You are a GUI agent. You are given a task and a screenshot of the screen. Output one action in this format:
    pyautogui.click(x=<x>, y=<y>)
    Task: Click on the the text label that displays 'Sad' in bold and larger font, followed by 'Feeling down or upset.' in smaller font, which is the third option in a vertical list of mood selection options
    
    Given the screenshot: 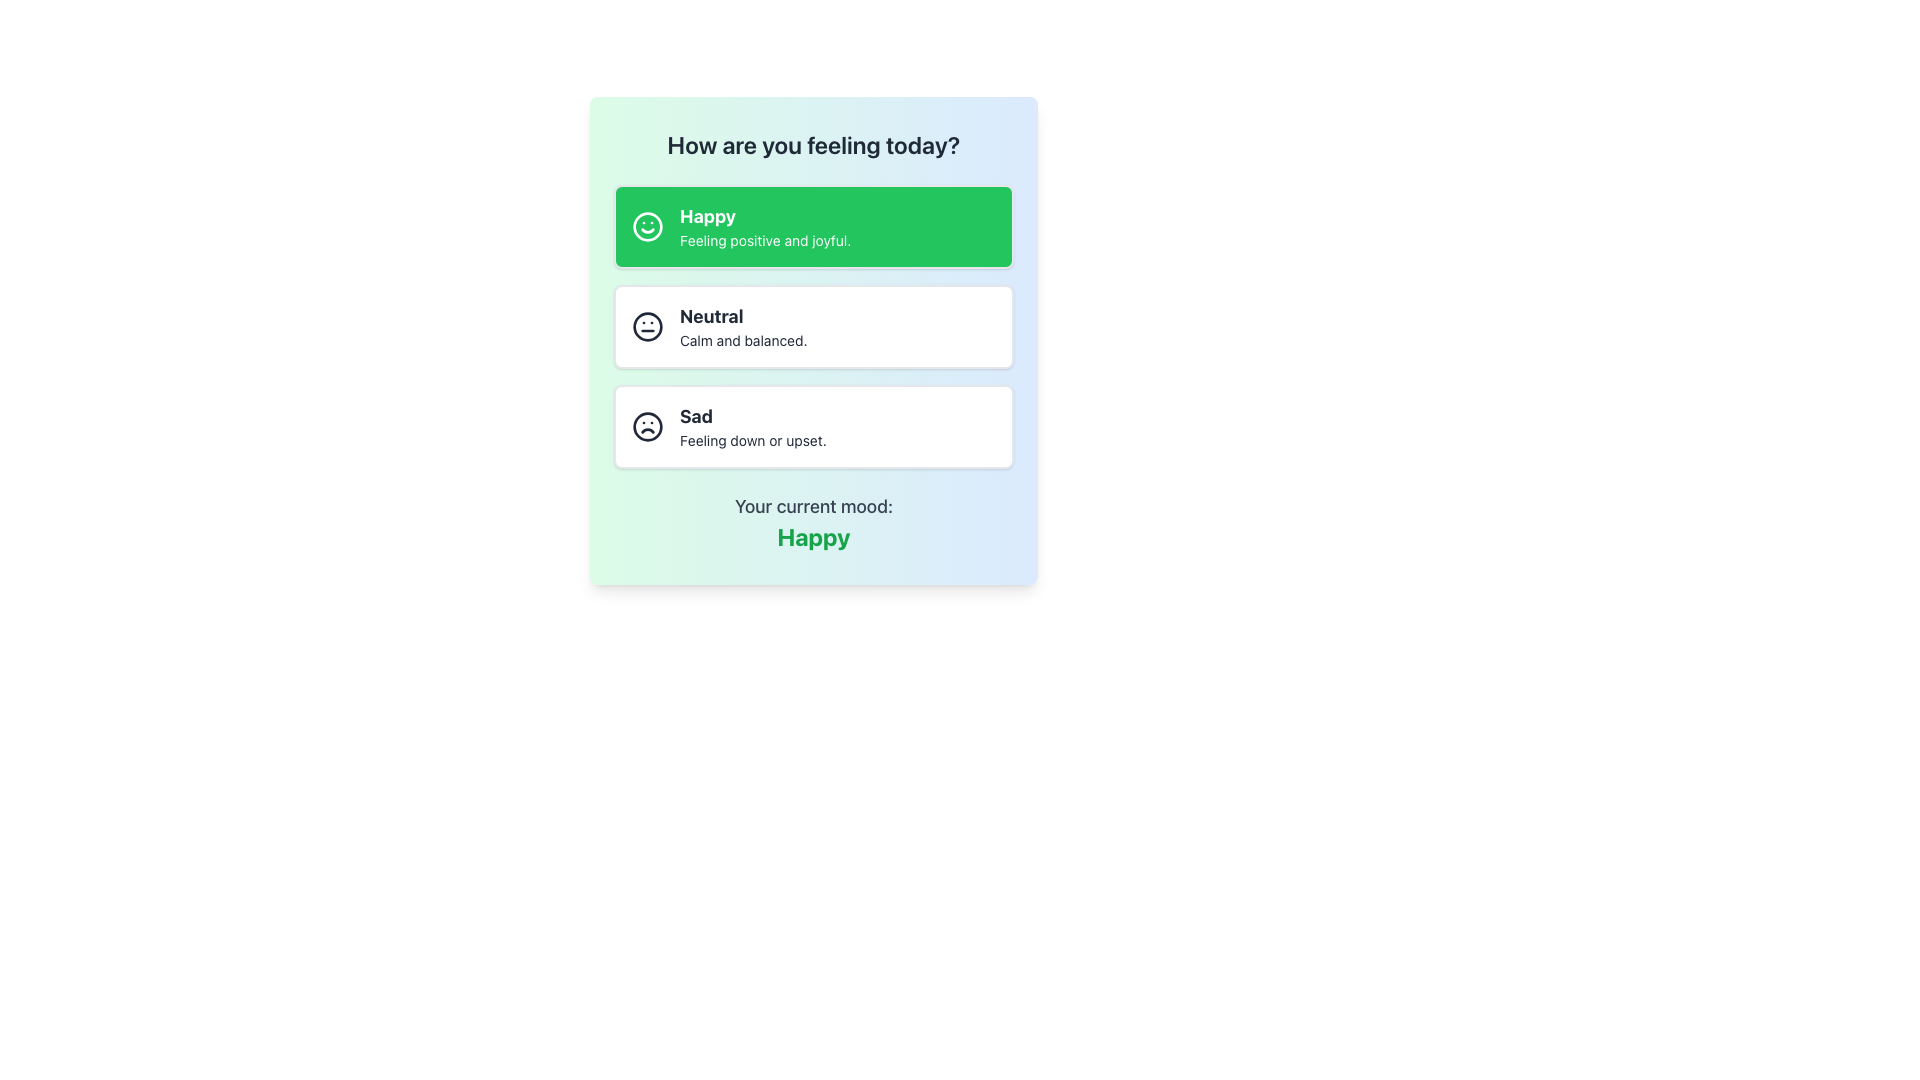 What is the action you would take?
    pyautogui.click(x=752, y=426)
    